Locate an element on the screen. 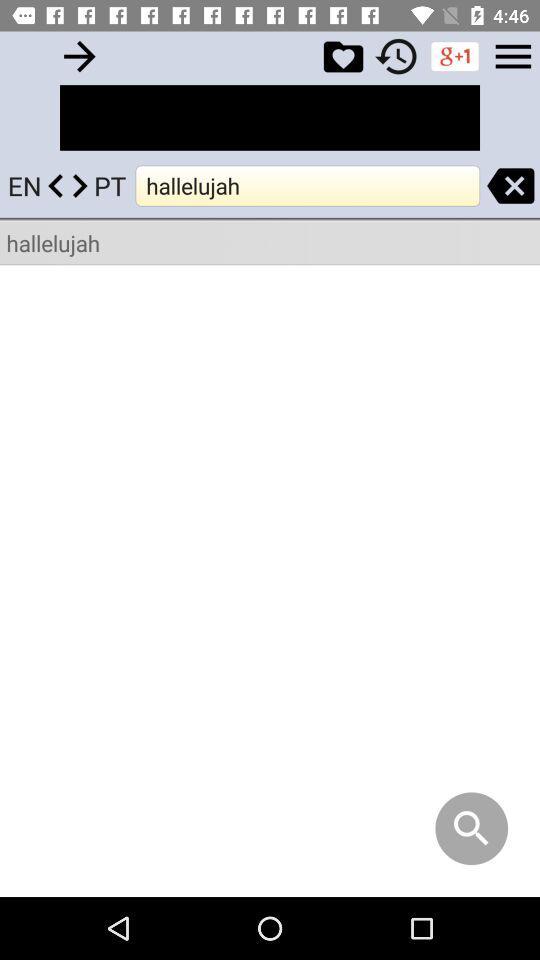 This screenshot has width=540, height=960. explore menu options is located at coordinates (513, 55).